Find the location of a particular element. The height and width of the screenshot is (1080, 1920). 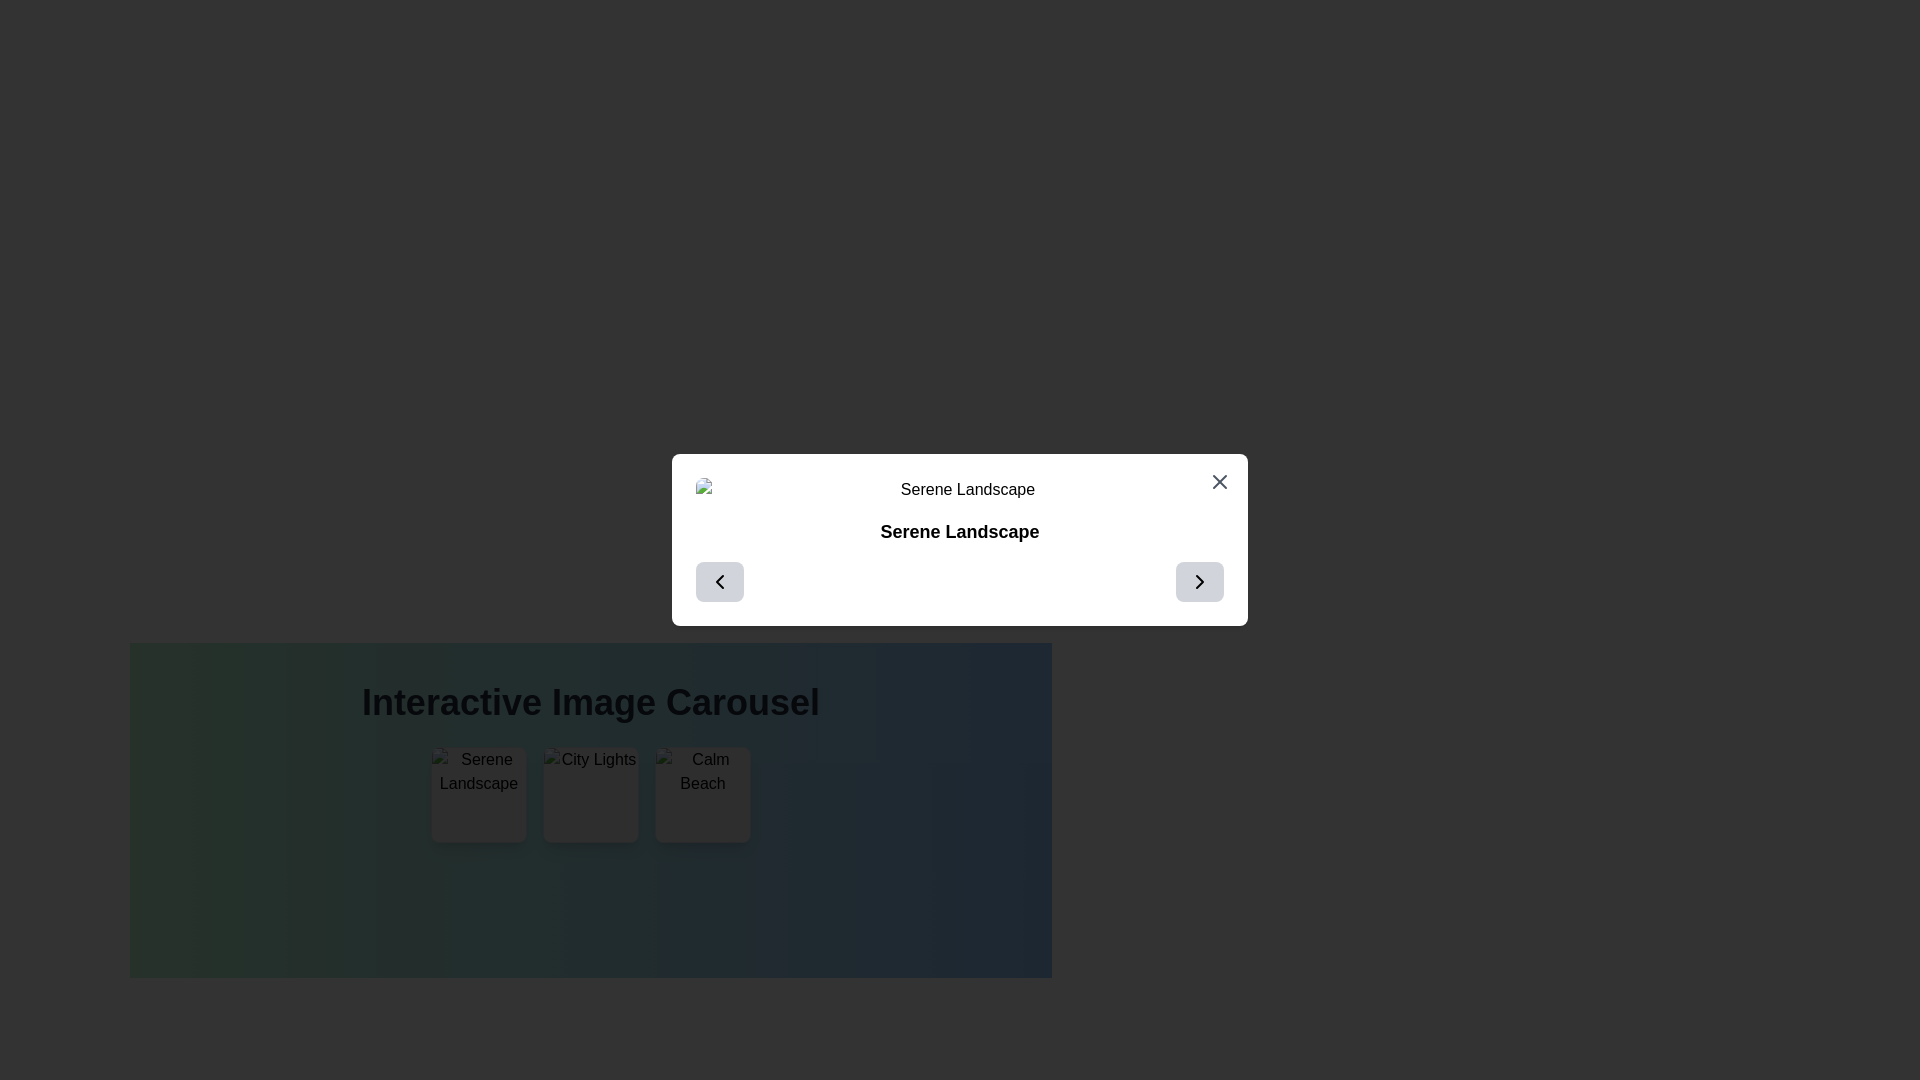

the leftmost image in the 'Interactive Image Carousel' is located at coordinates (478, 793).